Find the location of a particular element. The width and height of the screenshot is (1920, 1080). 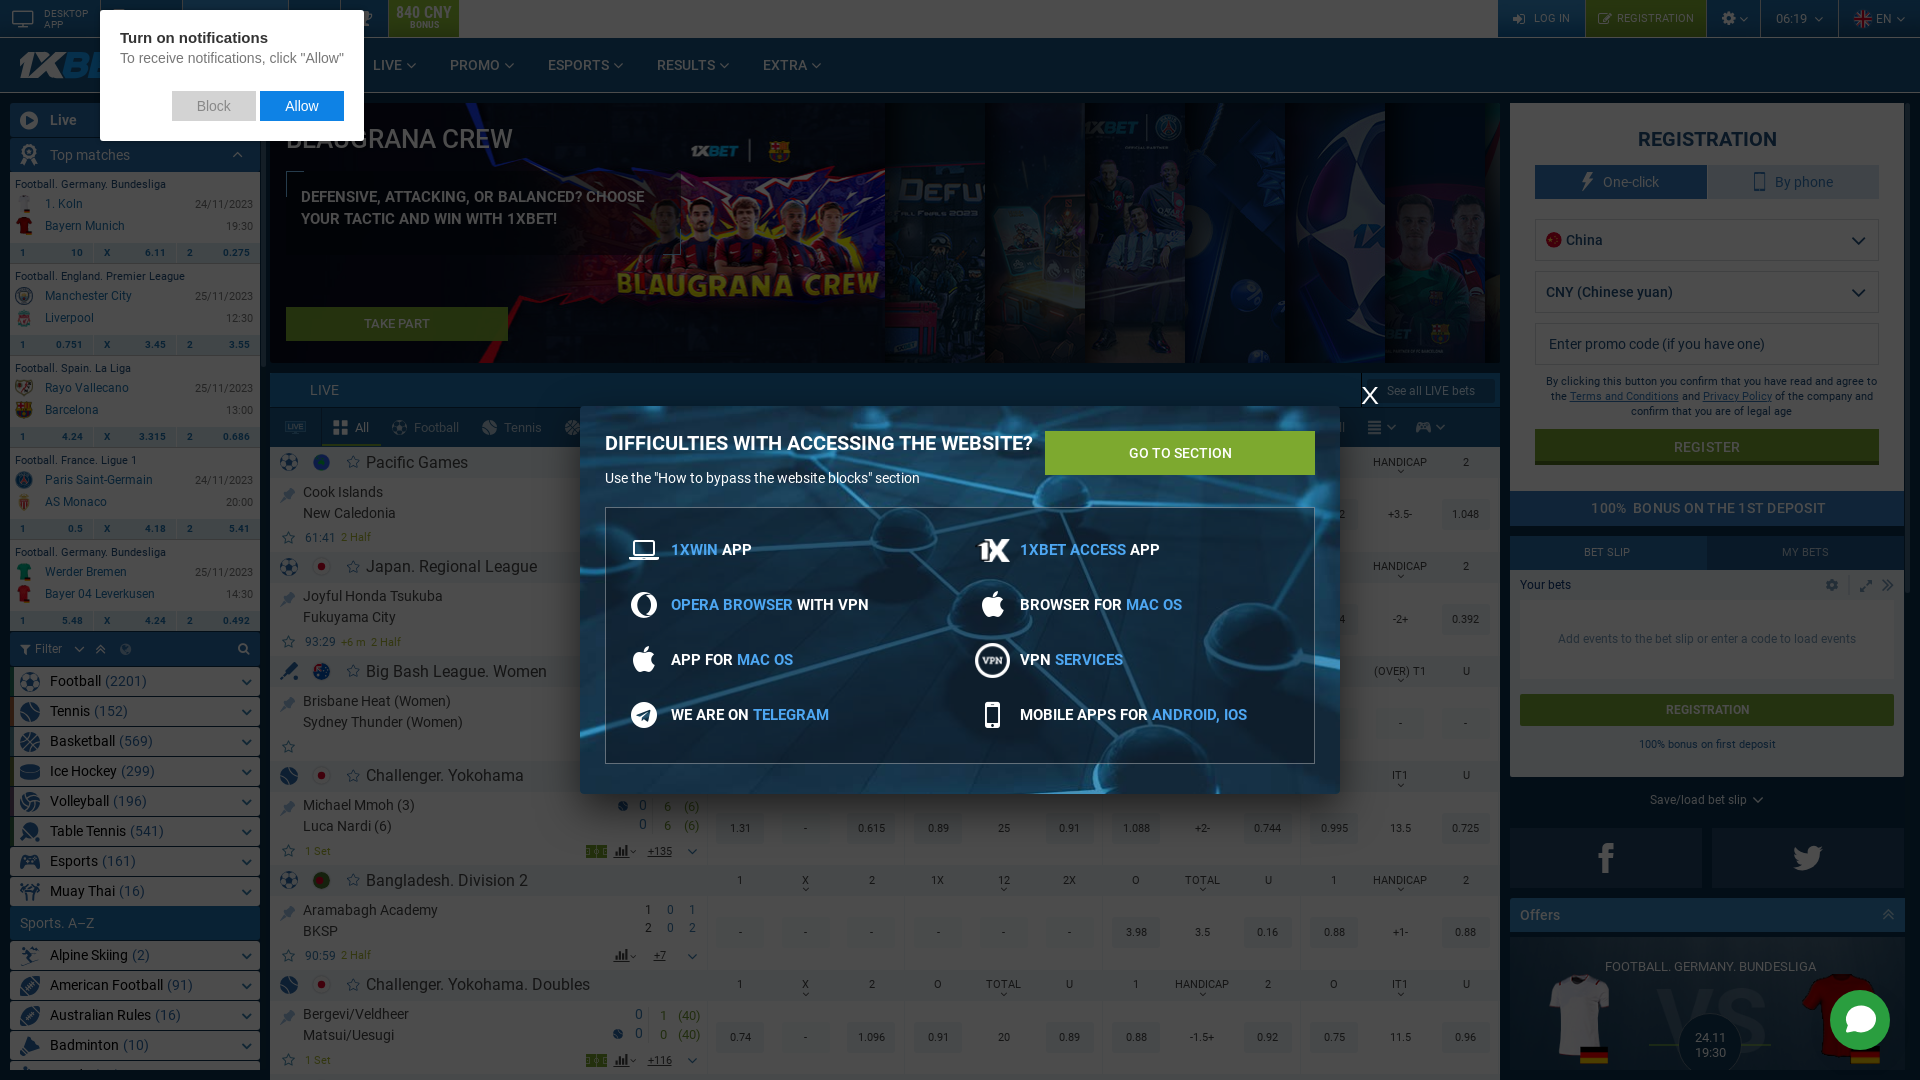

'Bangladesh' is located at coordinates (321, 879).